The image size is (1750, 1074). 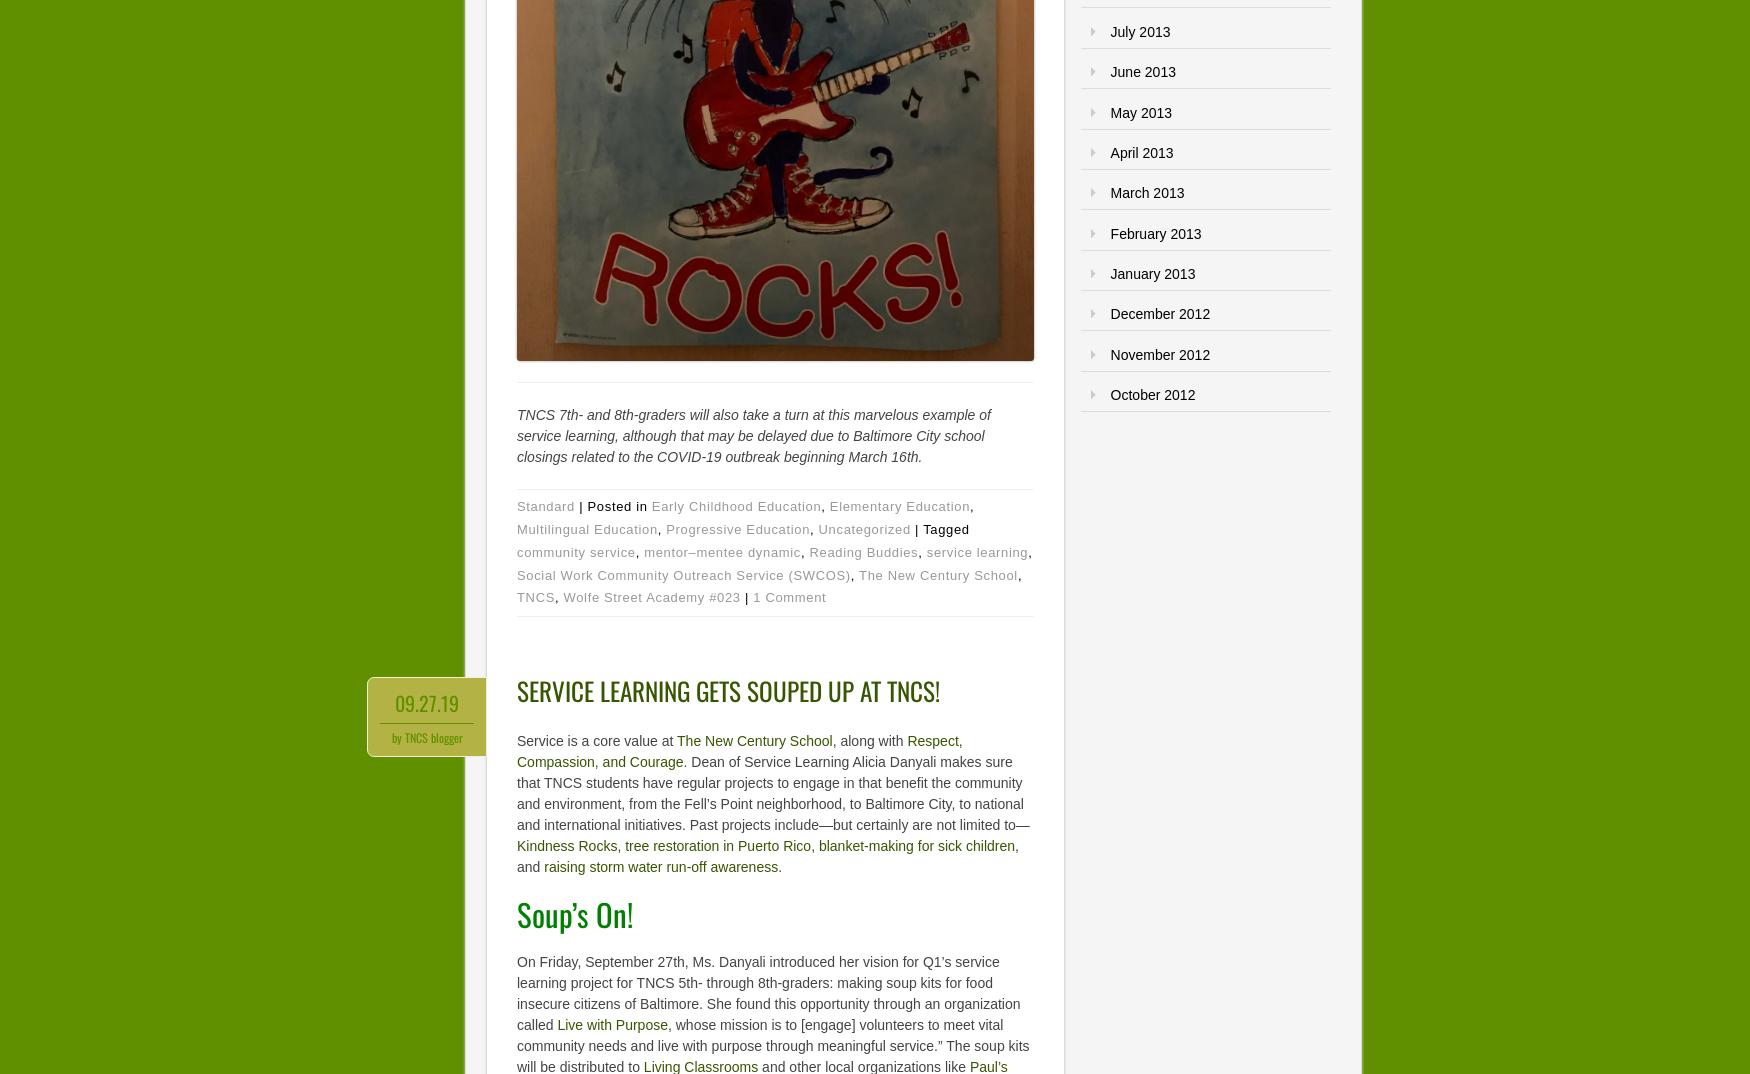 I want to click on ', along with', so click(x=869, y=740).